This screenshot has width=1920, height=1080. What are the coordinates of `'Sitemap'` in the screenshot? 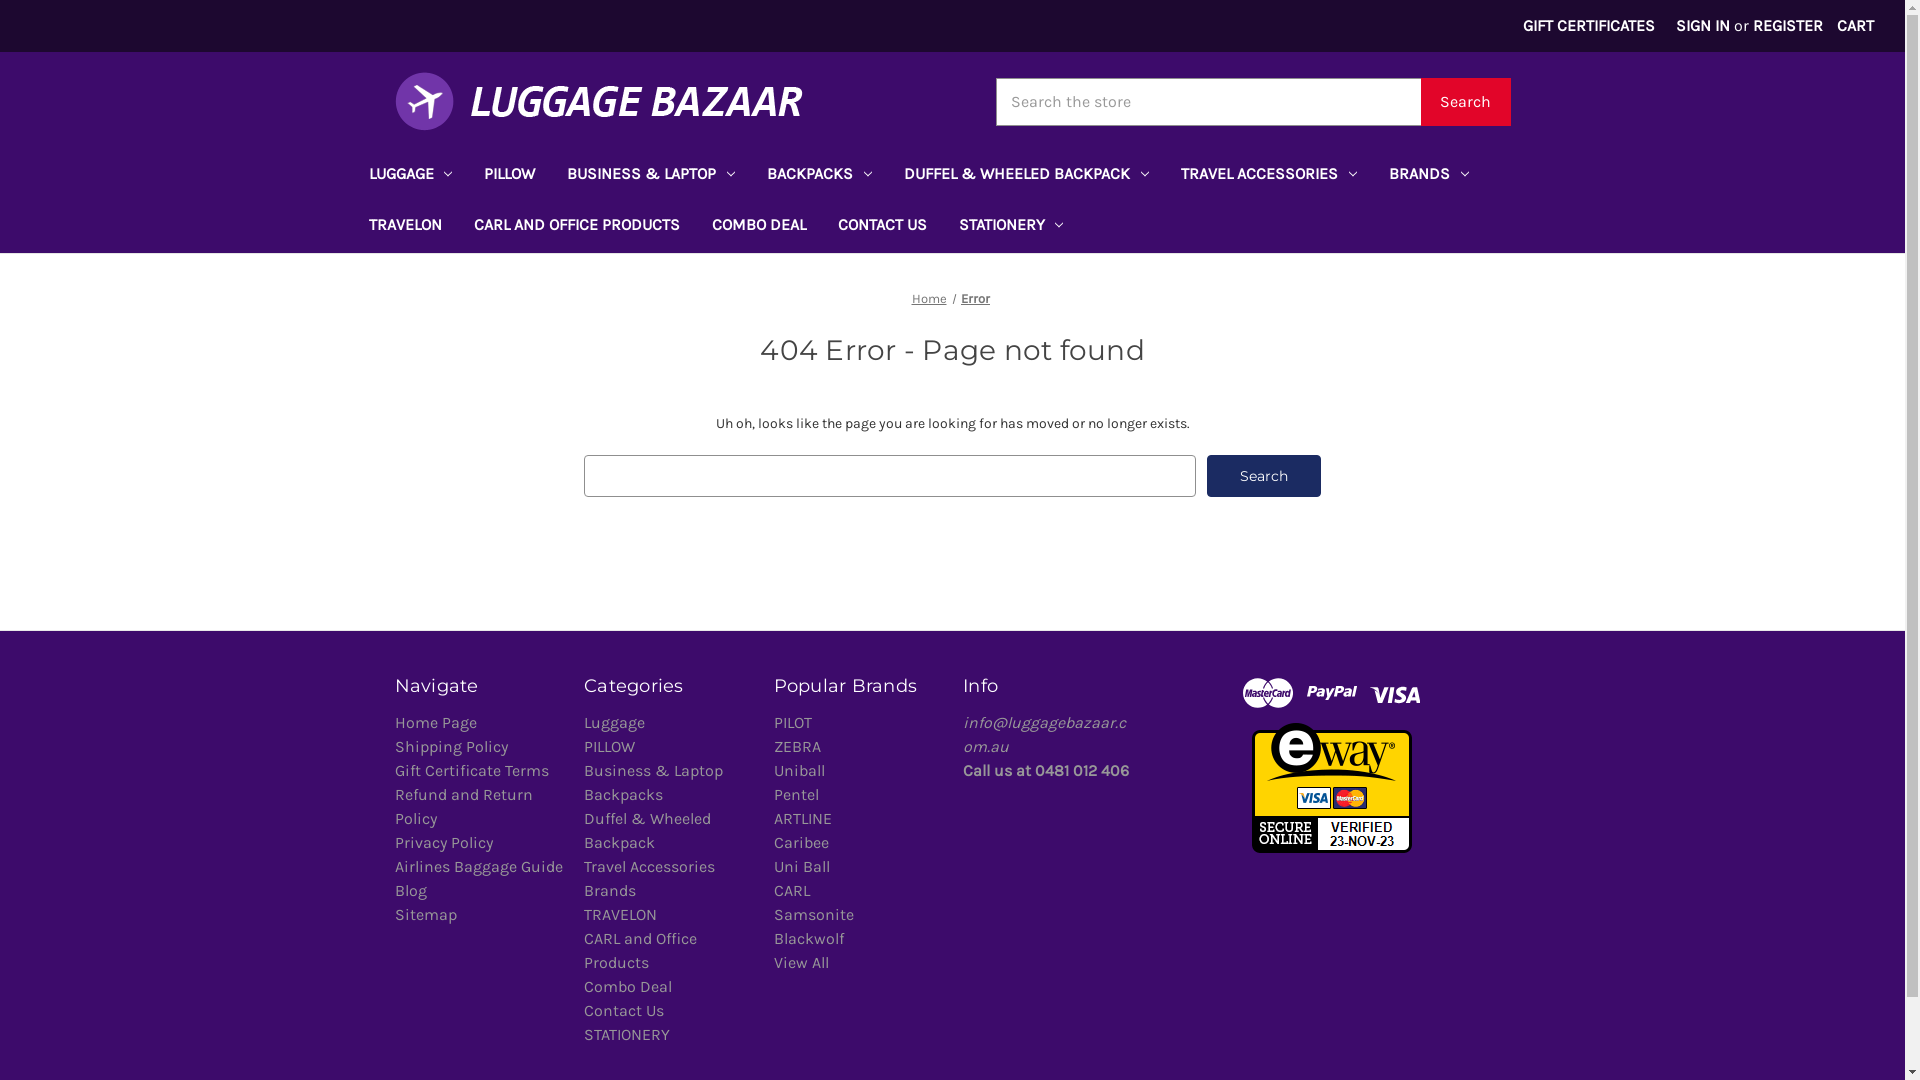 It's located at (424, 914).